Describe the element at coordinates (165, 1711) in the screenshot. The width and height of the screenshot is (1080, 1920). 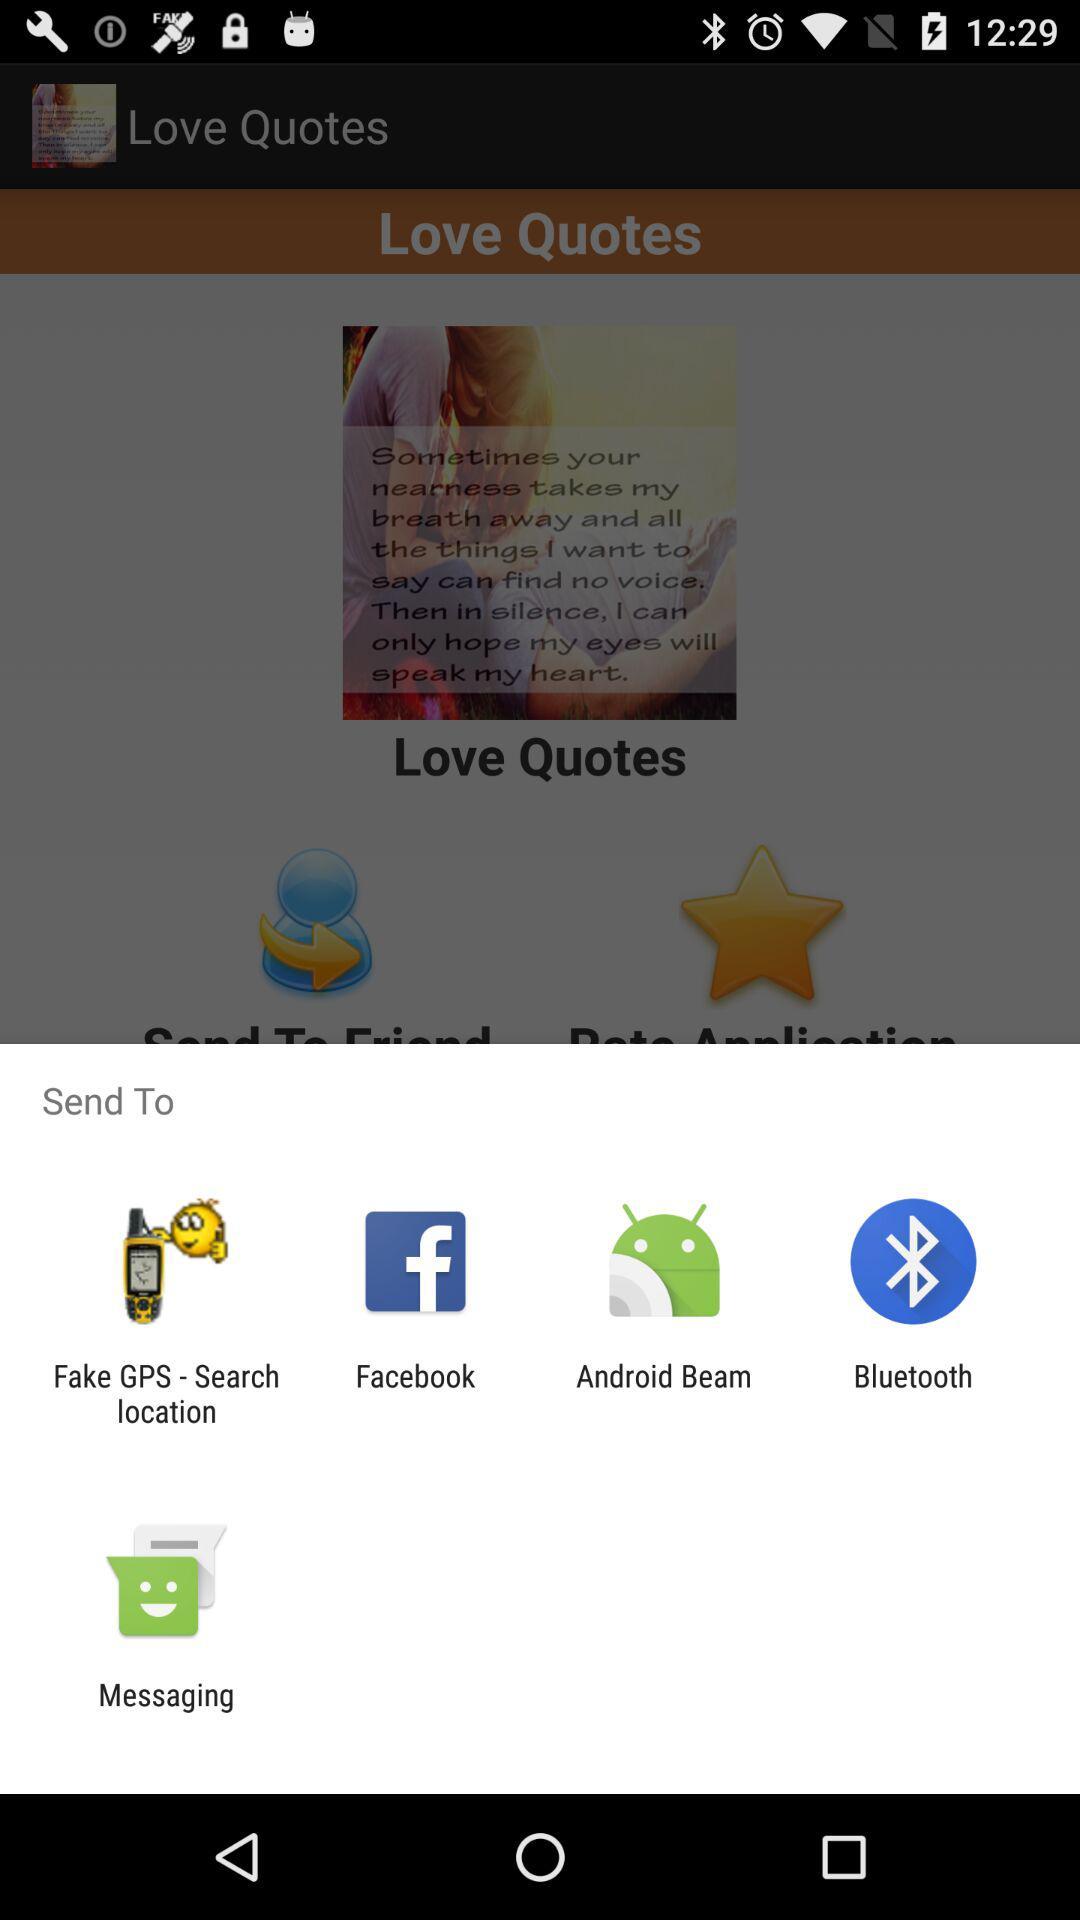
I see `the messaging app` at that location.